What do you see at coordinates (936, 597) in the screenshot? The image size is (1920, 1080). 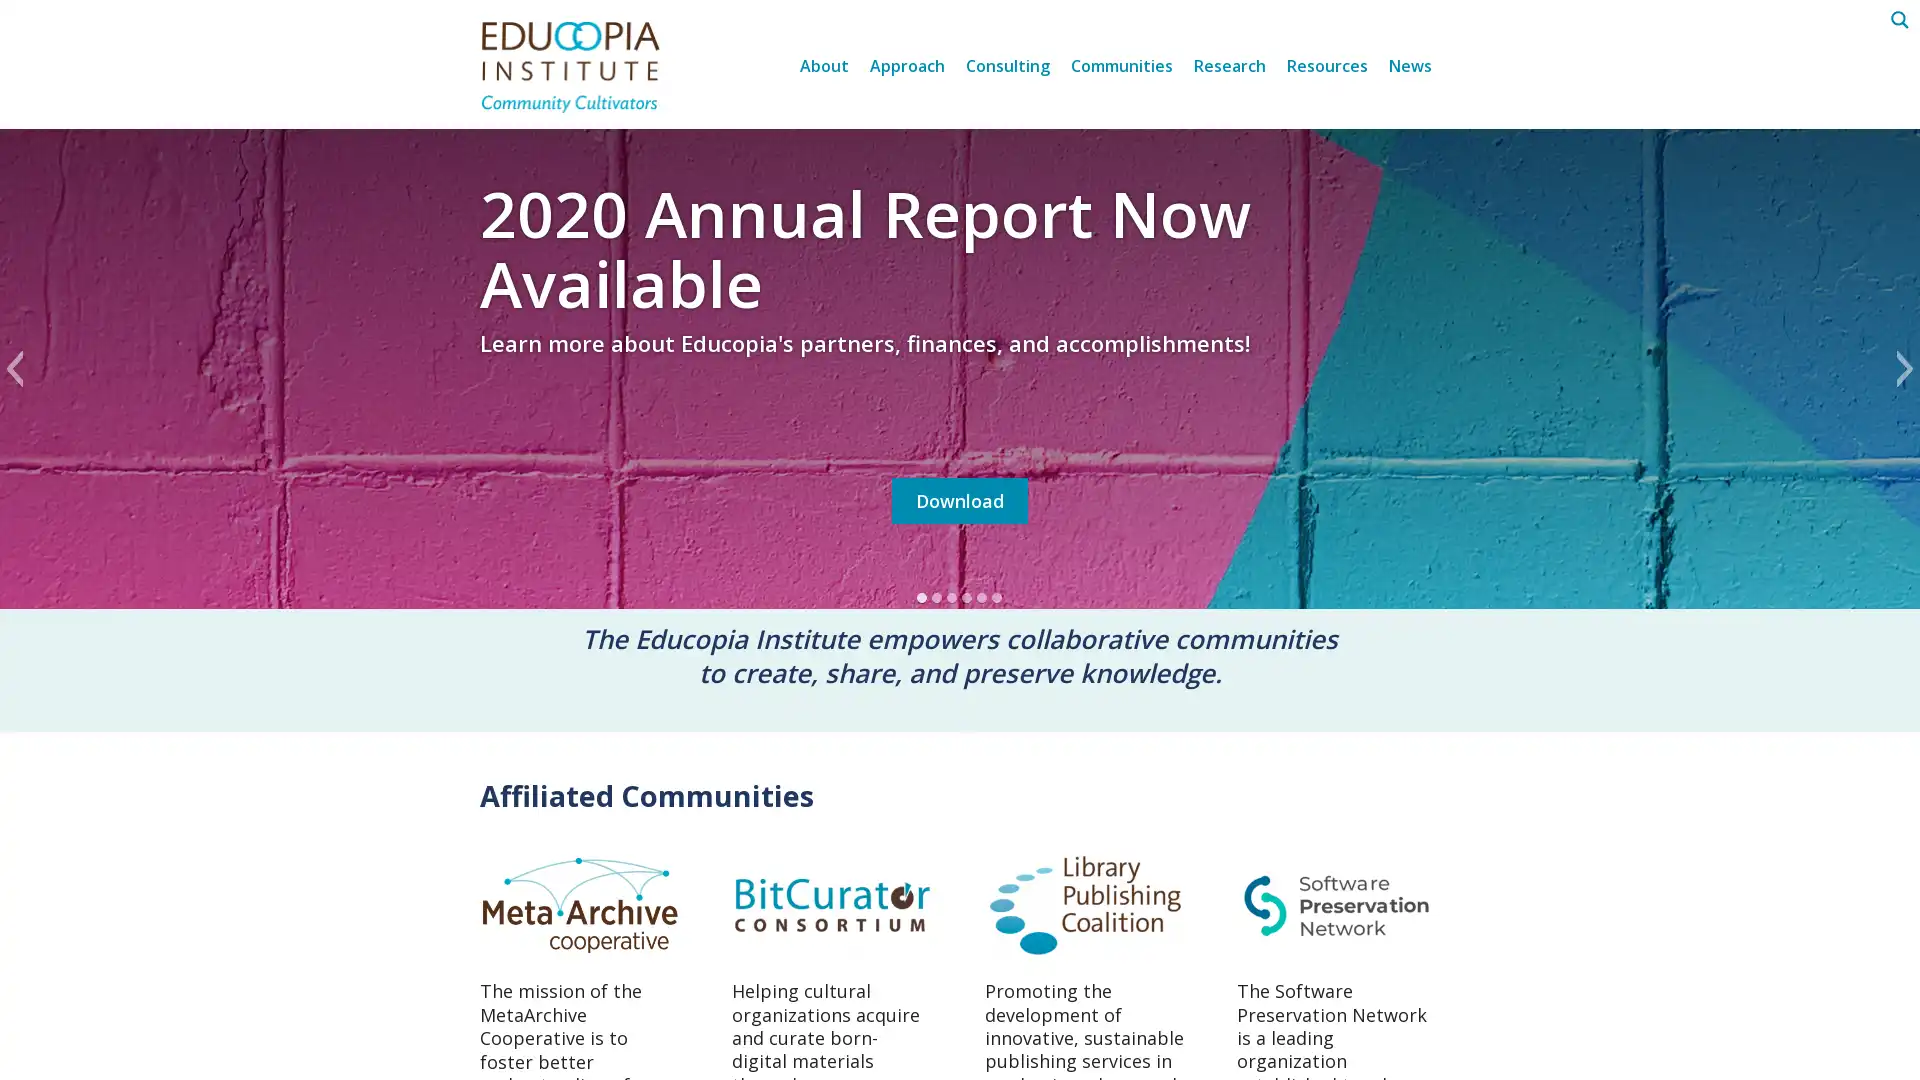 I see `Go to slide 2` at bounding box center [936, 597].